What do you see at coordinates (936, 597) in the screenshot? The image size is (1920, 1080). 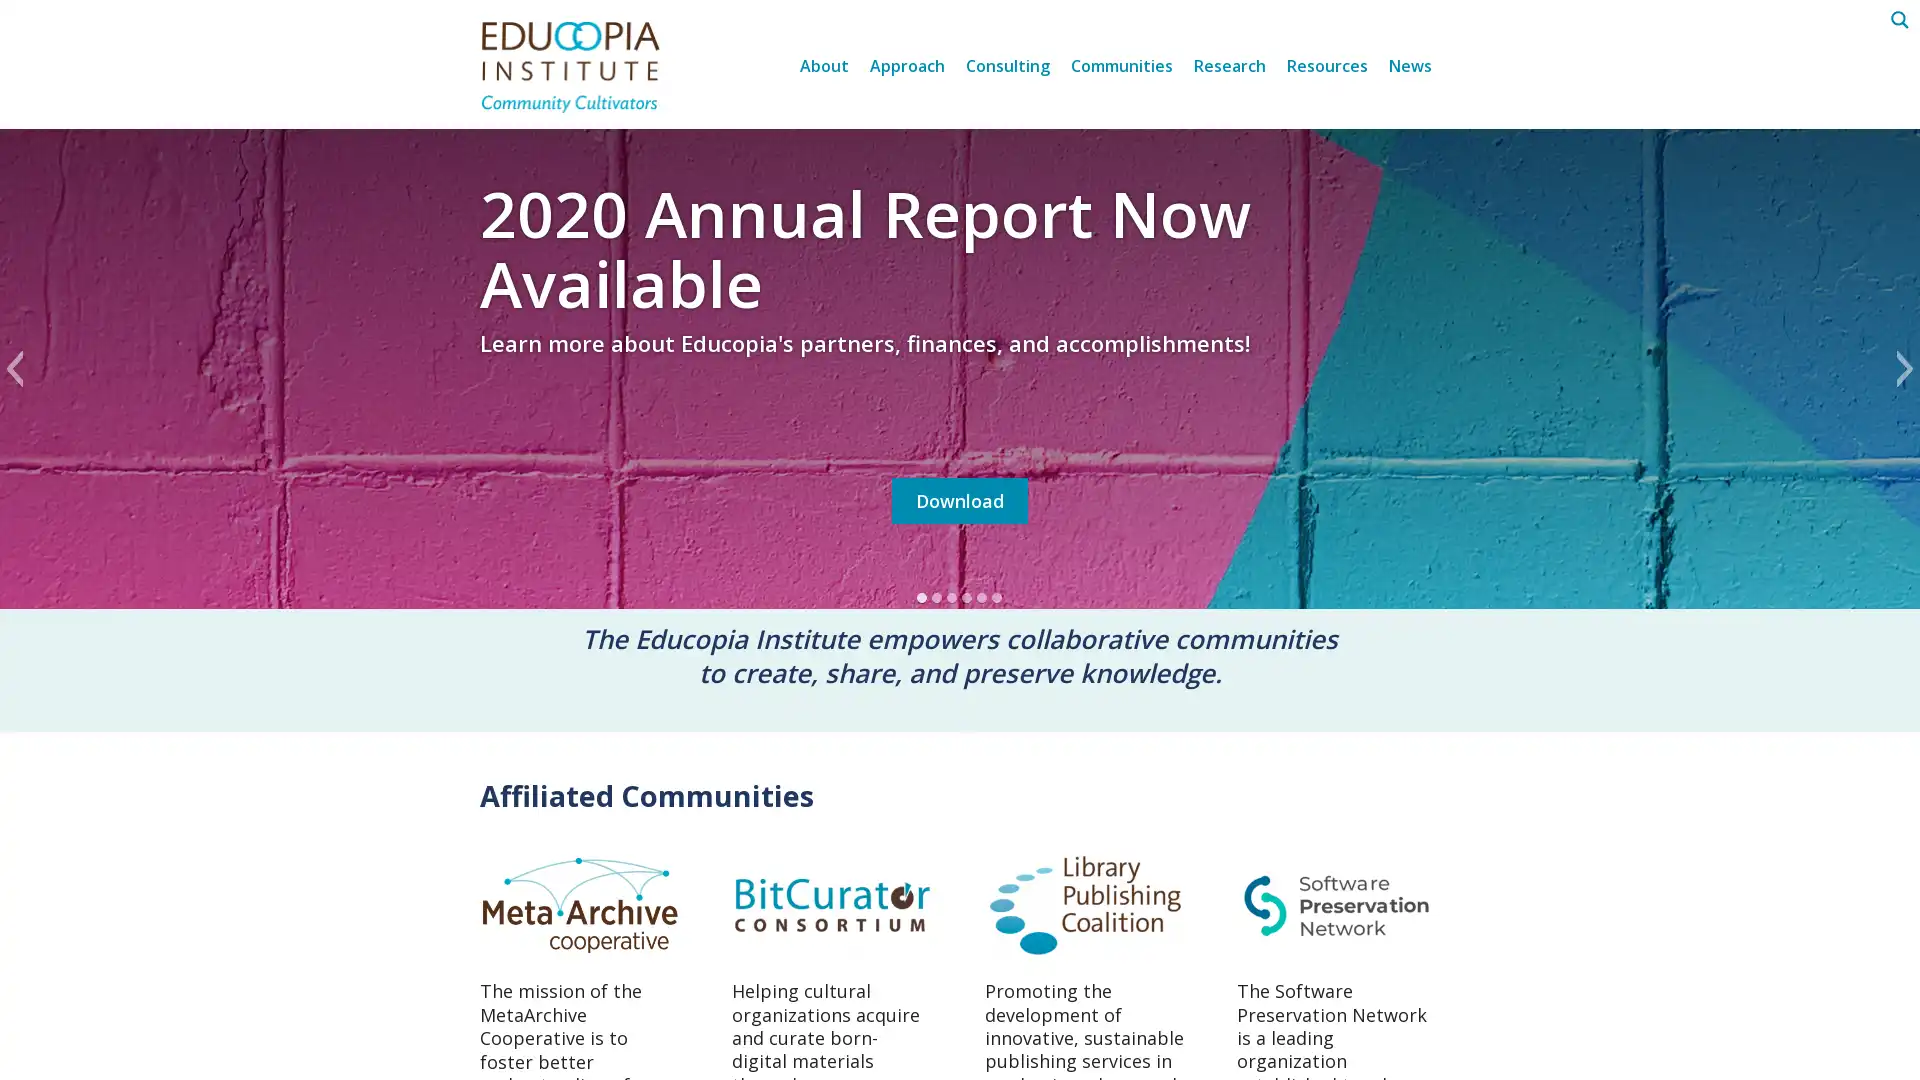 I see `Go to slide 2` at bounding box center [936, 597].